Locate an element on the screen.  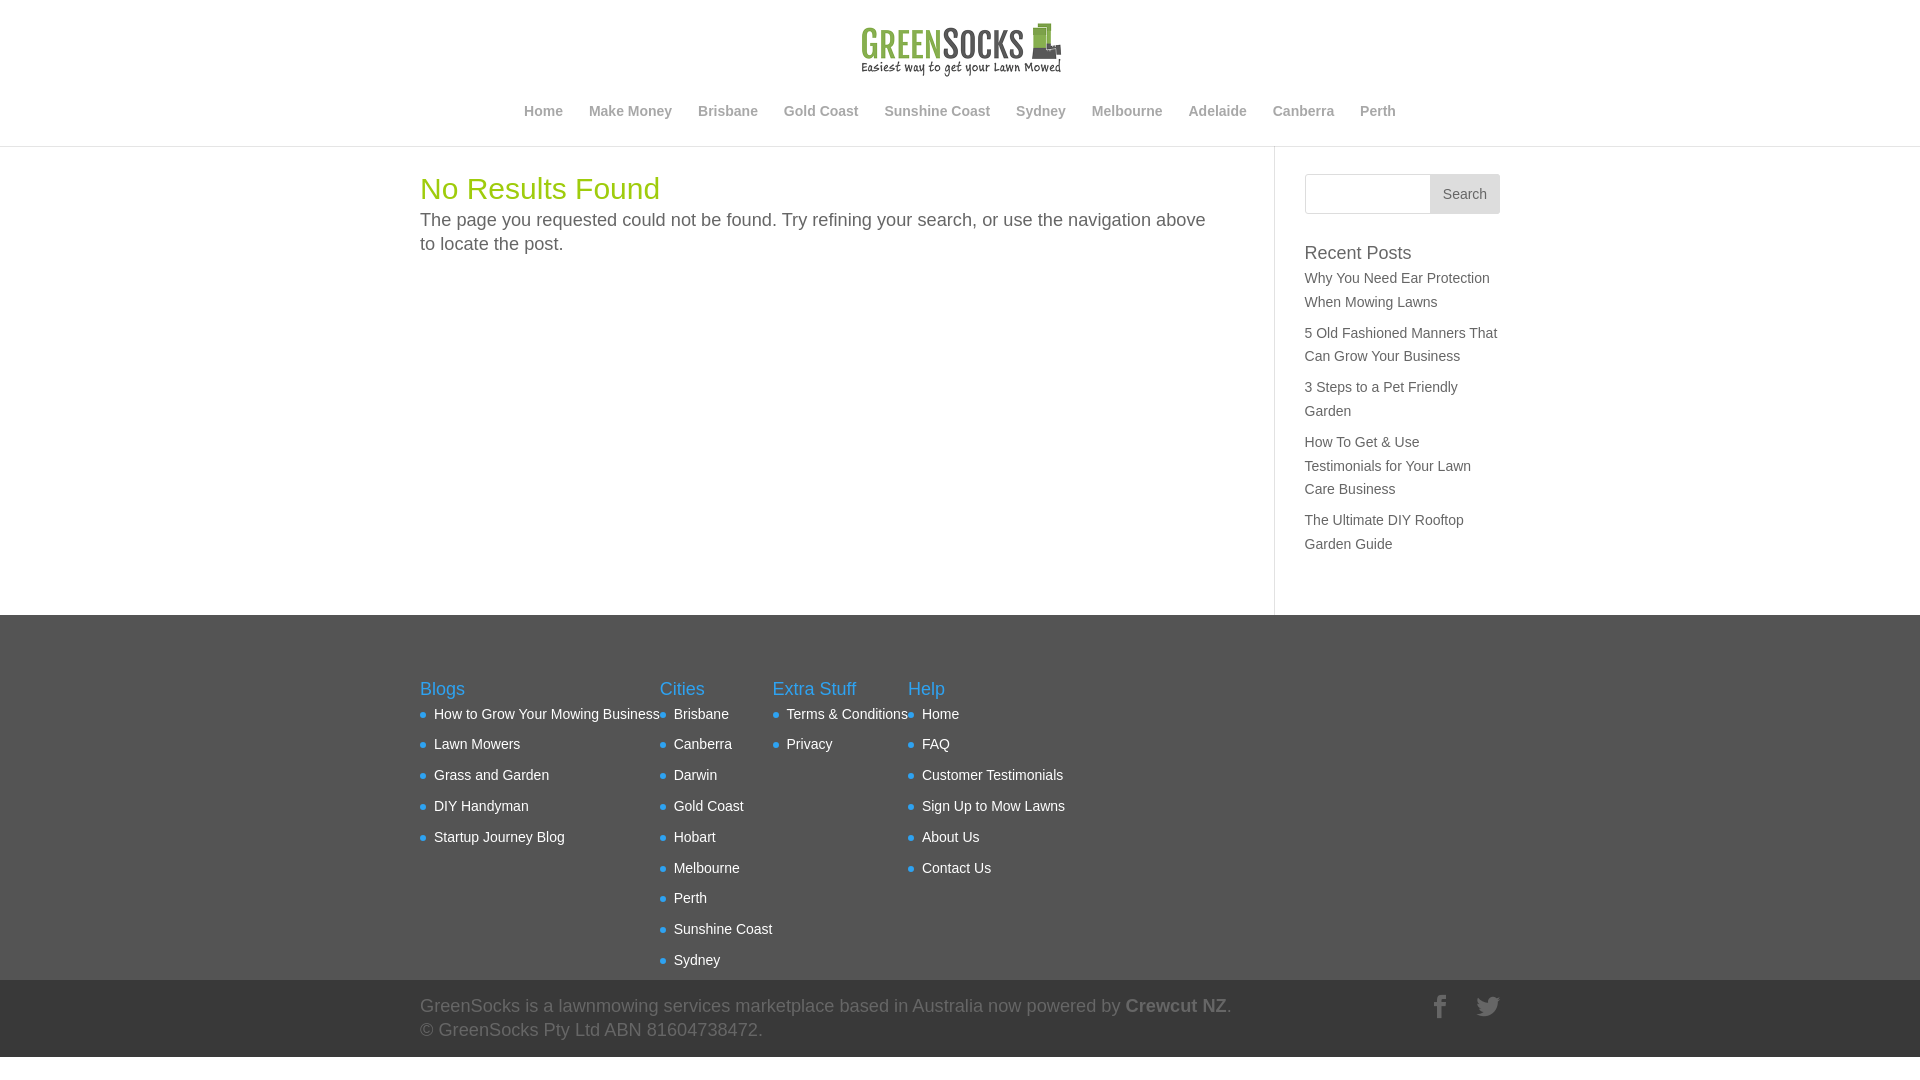
'Search' is located at coordinates (1429, 193).